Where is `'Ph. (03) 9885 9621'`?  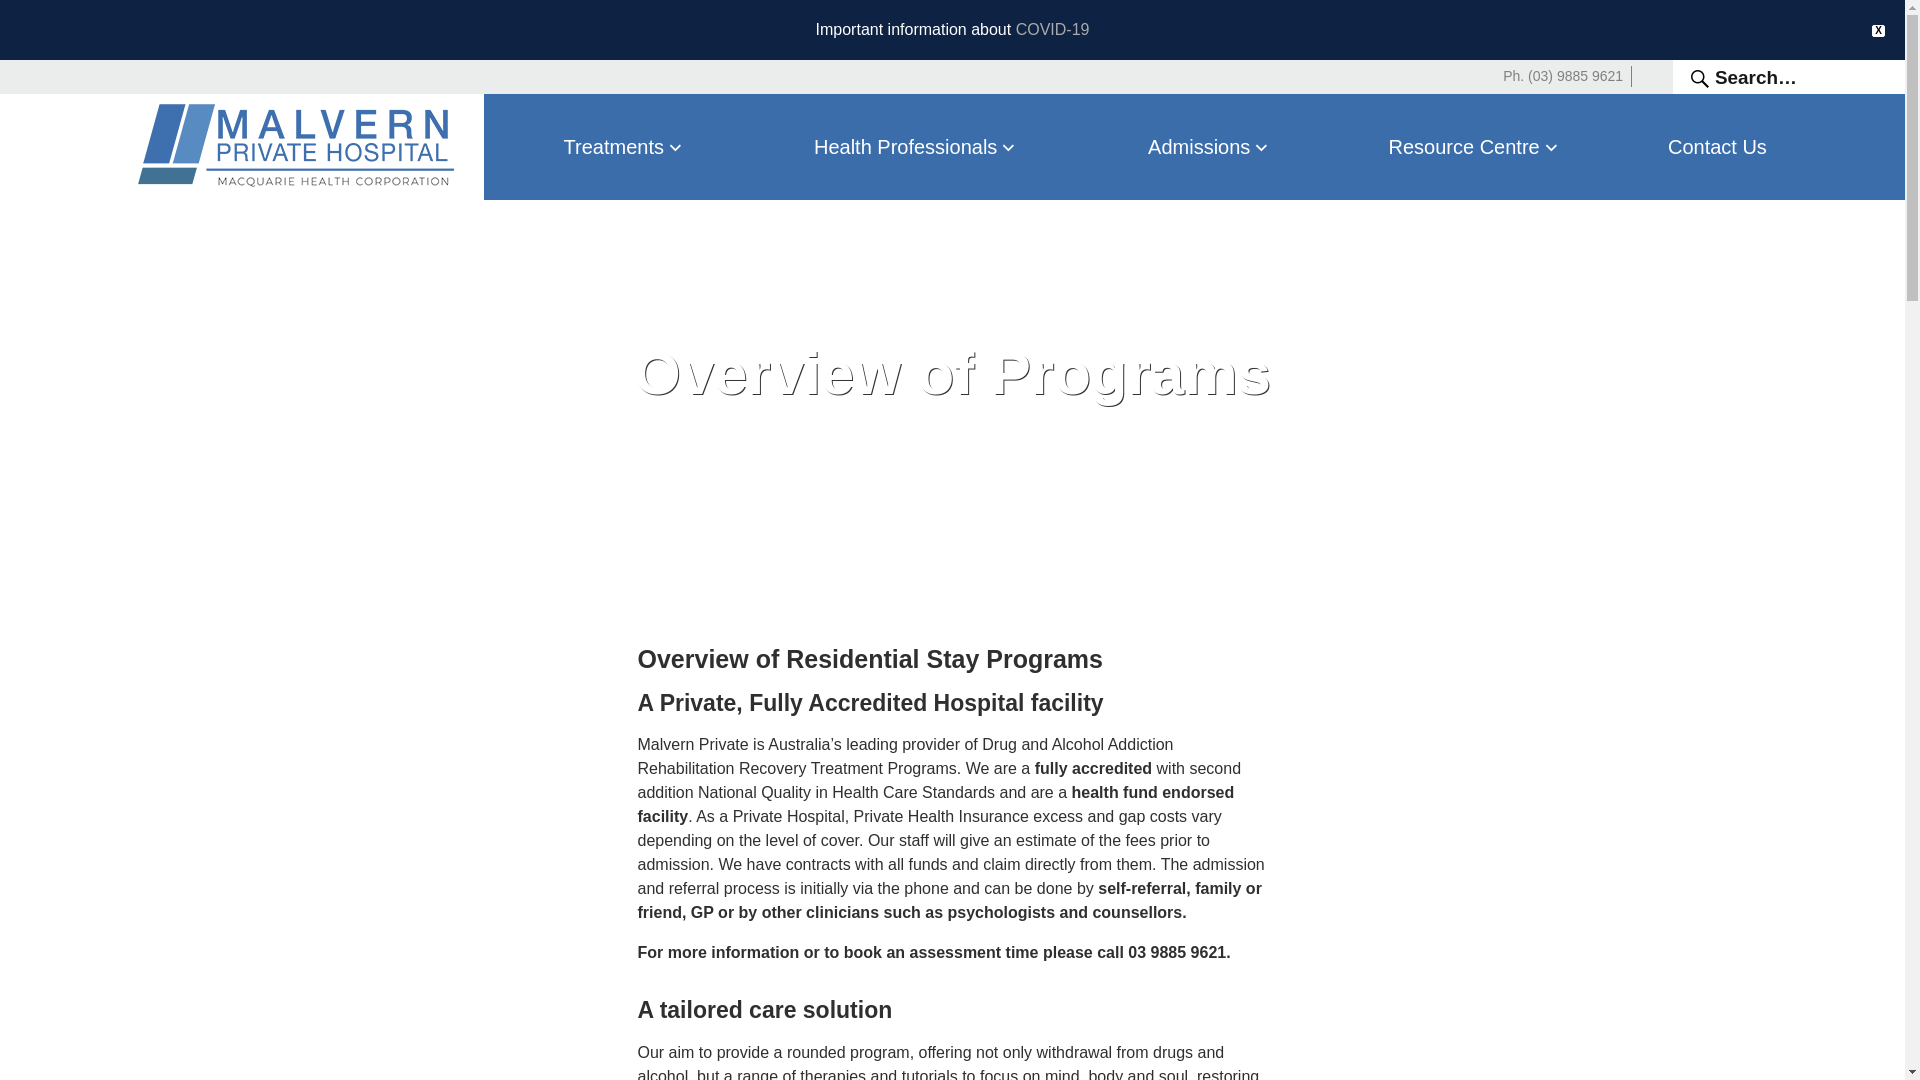
'Ph. (03) 9885 9621' is located at coordinates (1562, 75).